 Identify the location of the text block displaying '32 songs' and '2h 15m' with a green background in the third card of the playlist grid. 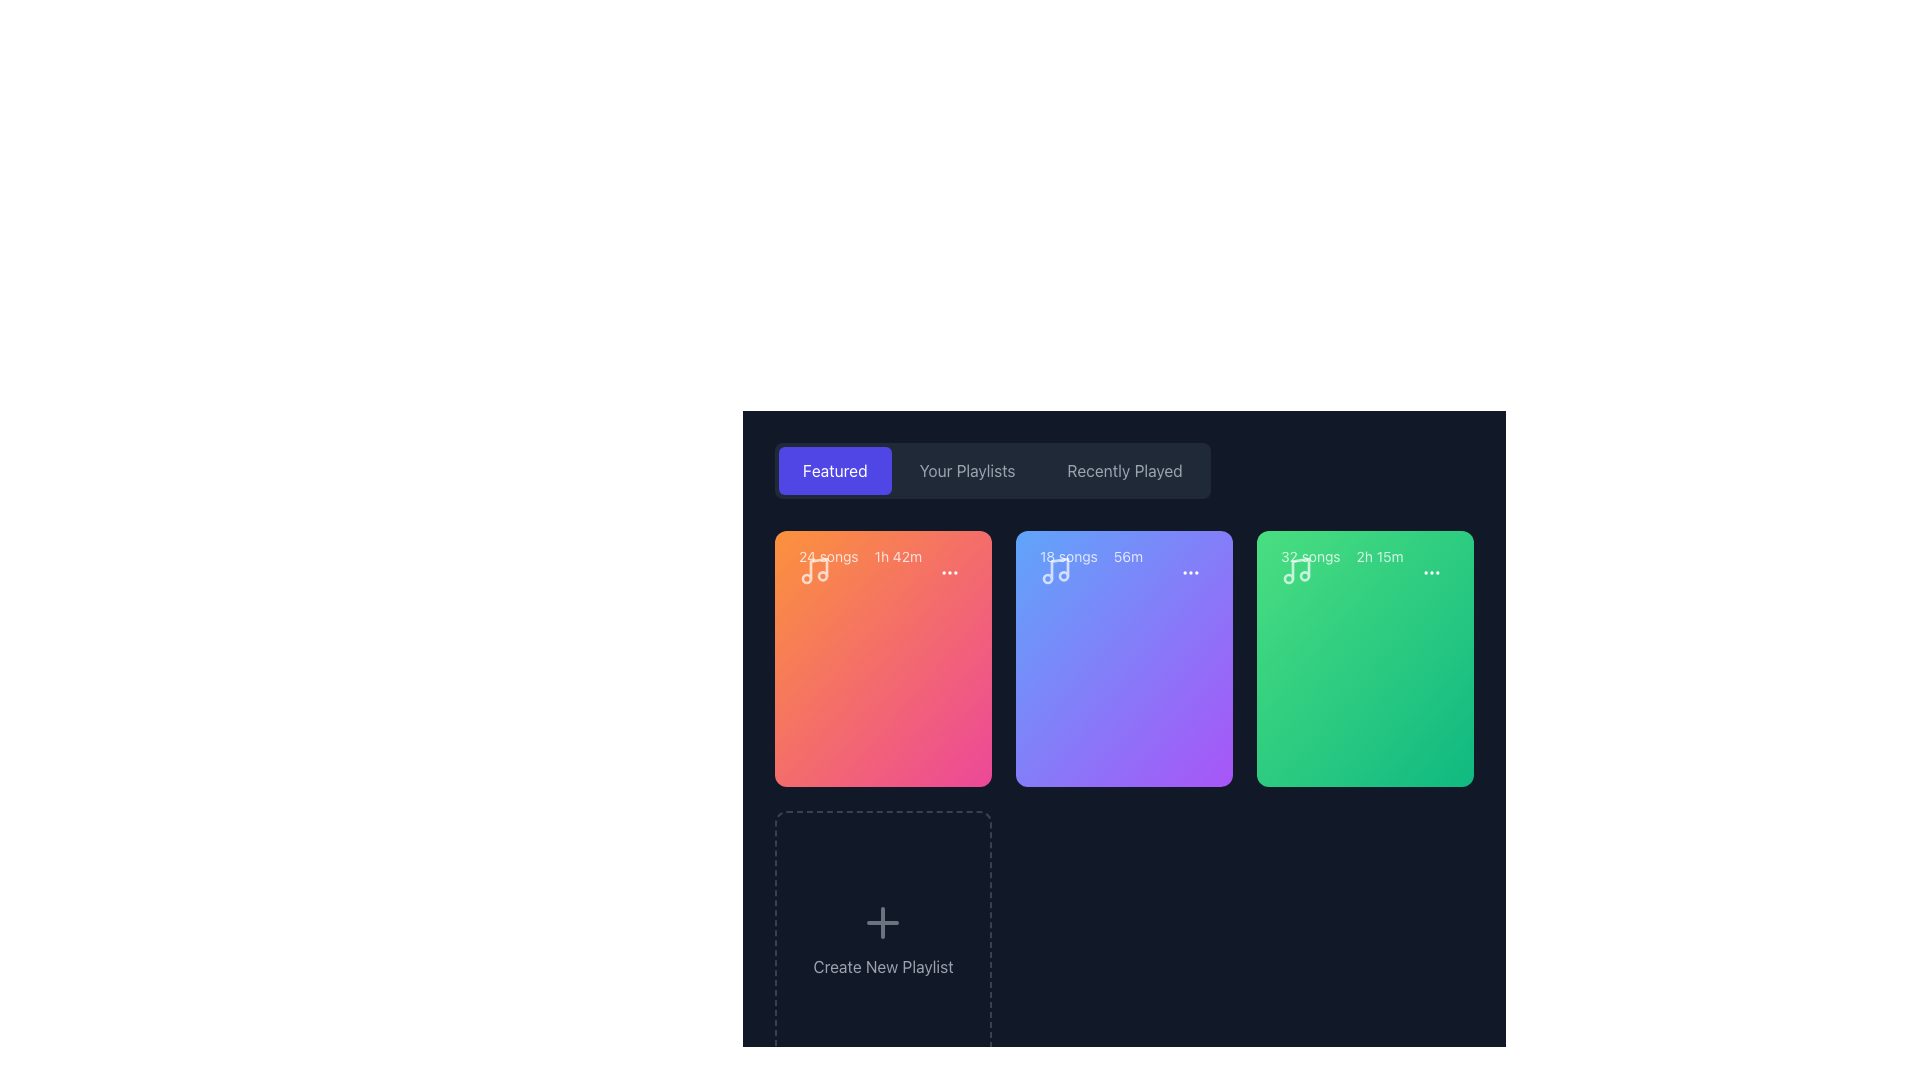
(1364, 573).